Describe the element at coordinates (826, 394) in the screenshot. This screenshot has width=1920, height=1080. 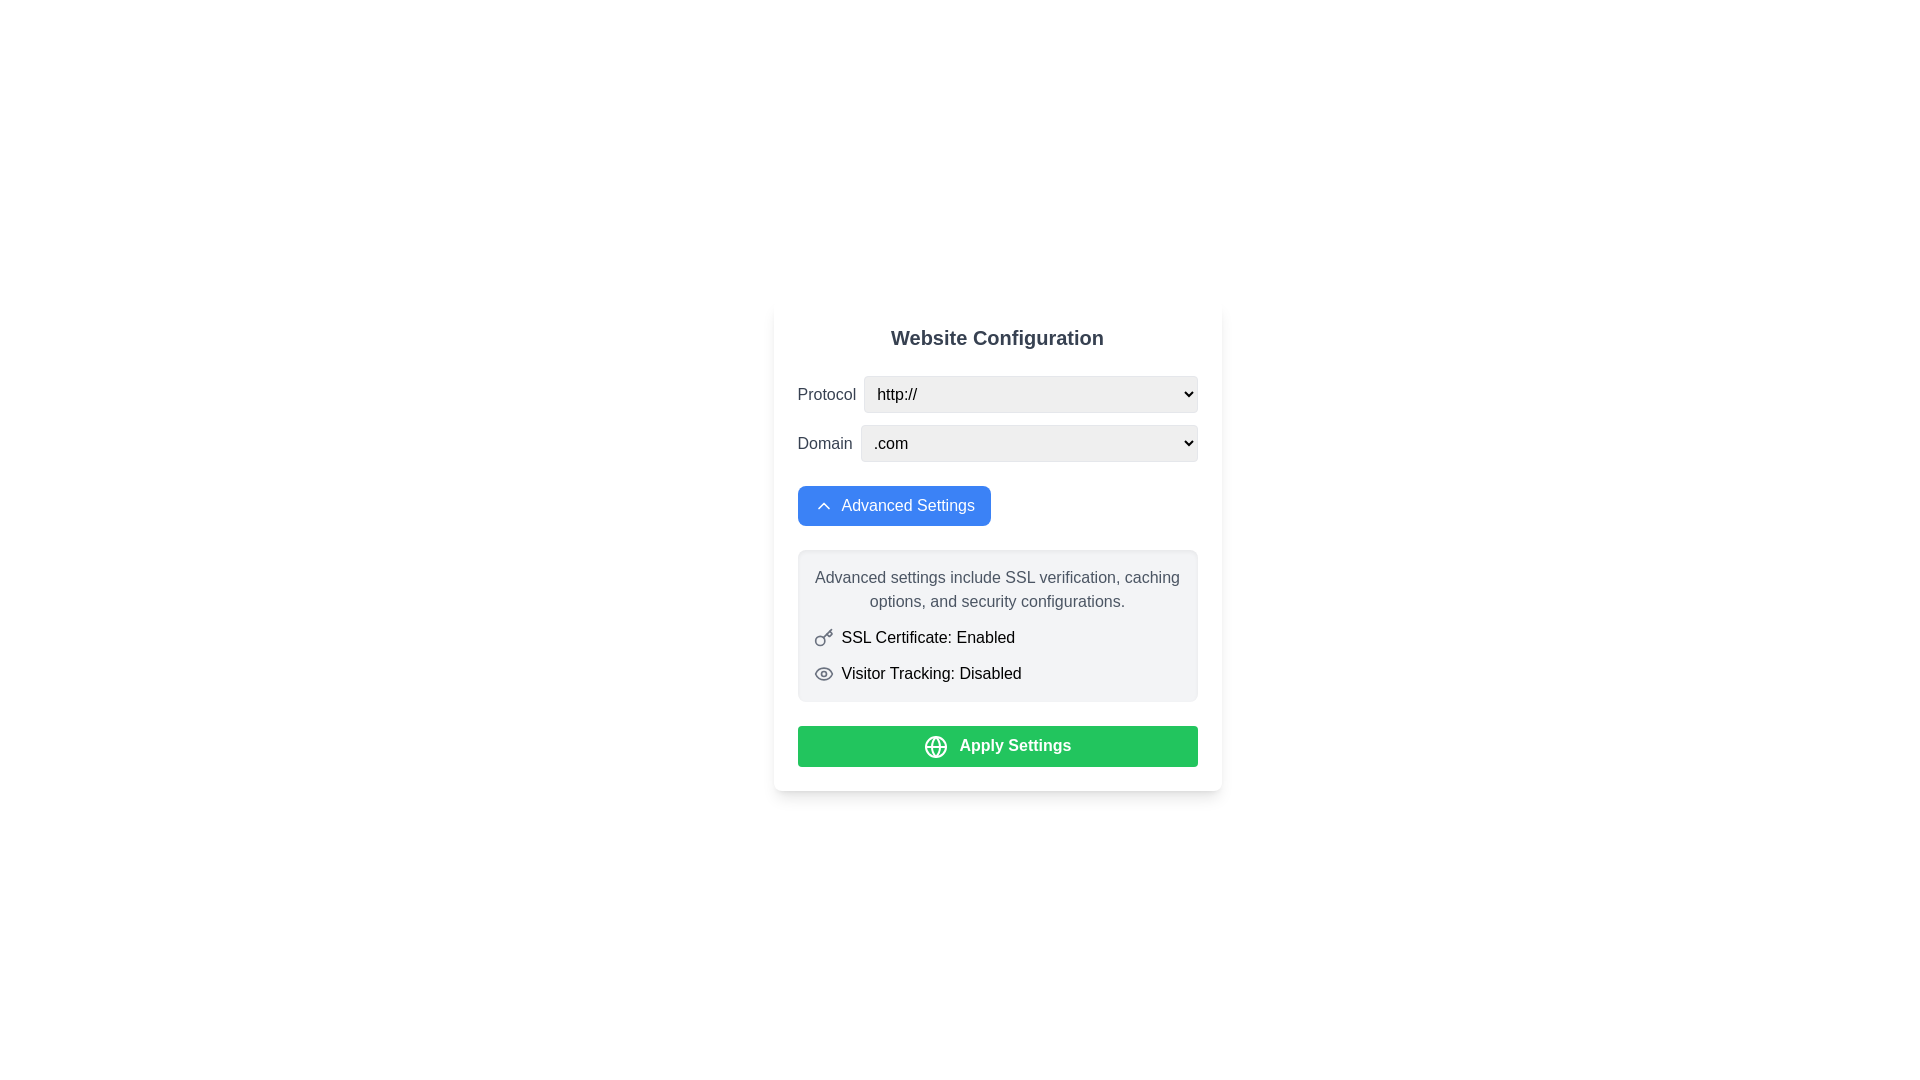
I see `the label that indicates the purpose of the adjacent dropdown input in the 'Website Configuration' form box` at that location.